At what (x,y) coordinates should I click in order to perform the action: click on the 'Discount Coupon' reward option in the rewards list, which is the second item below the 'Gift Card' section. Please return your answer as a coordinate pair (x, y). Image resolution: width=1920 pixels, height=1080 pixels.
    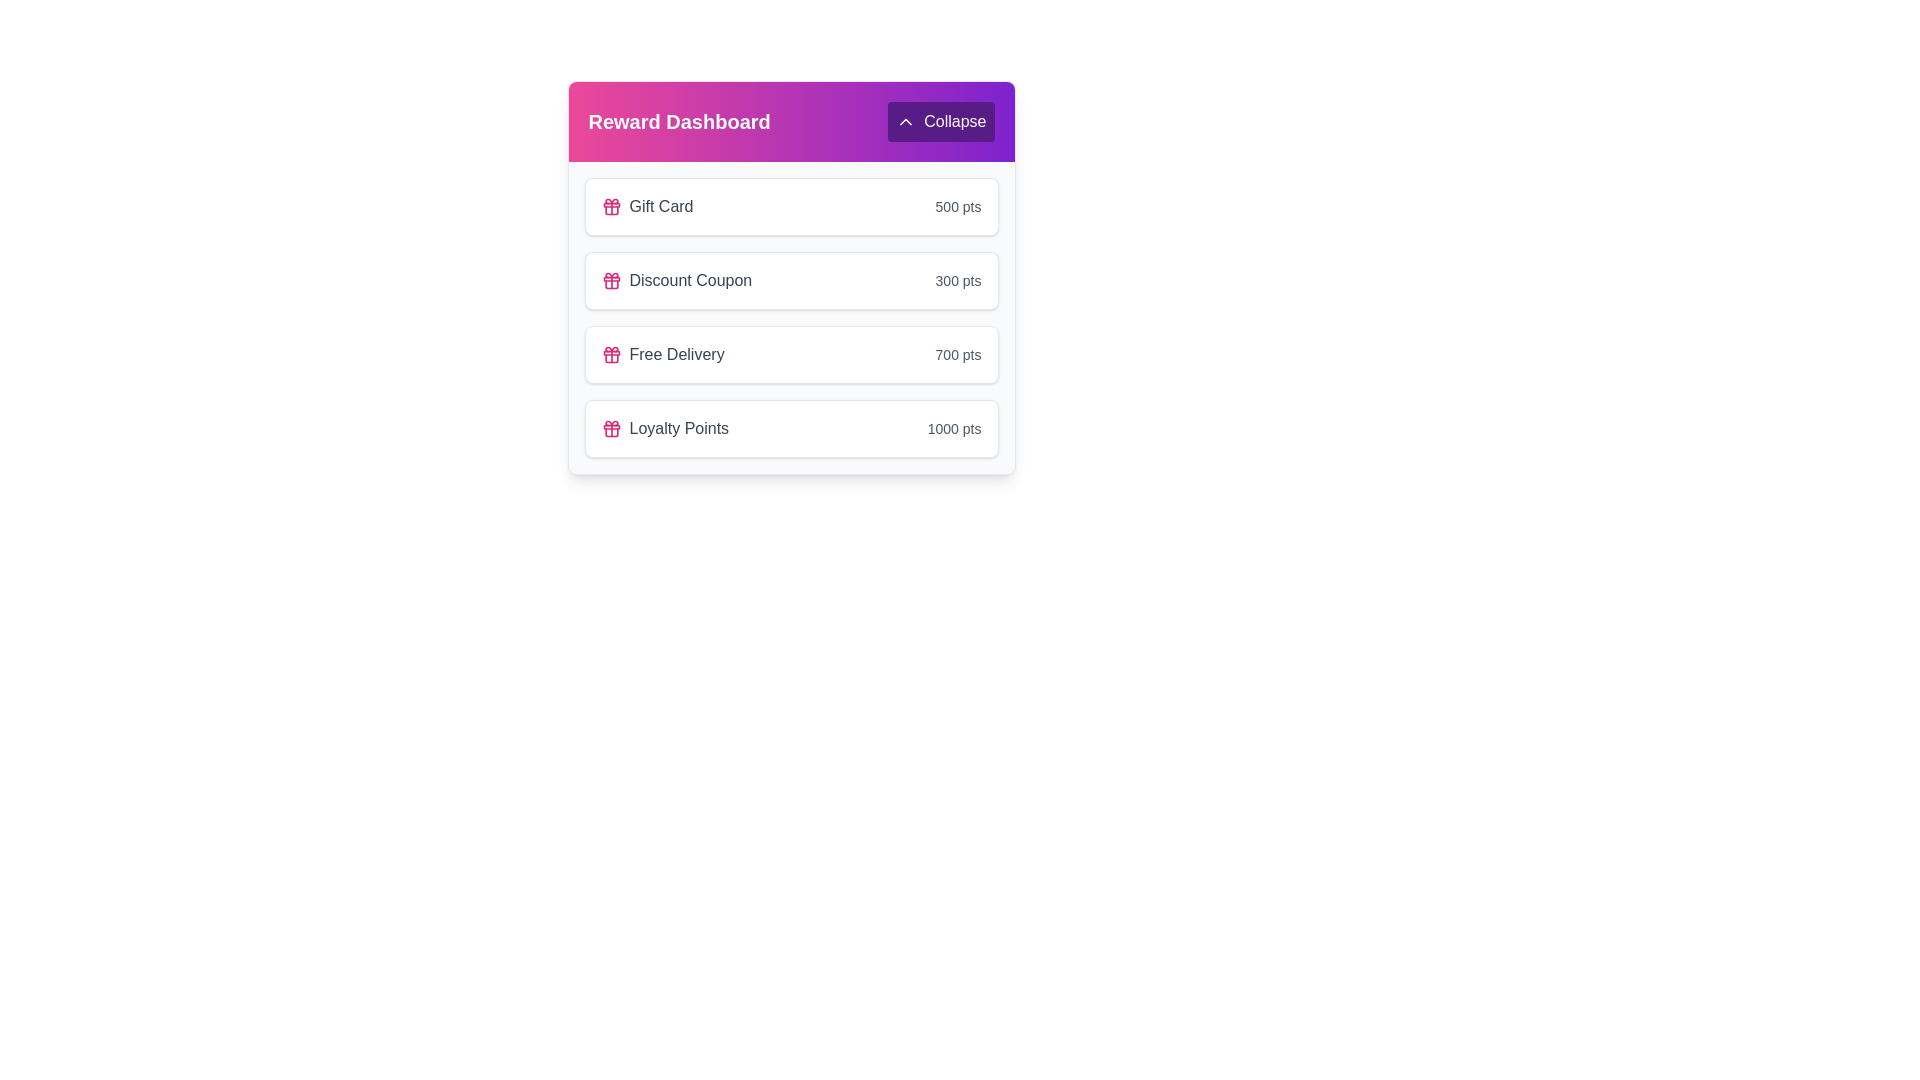
    Looking at the image, I should click on (790, 277).